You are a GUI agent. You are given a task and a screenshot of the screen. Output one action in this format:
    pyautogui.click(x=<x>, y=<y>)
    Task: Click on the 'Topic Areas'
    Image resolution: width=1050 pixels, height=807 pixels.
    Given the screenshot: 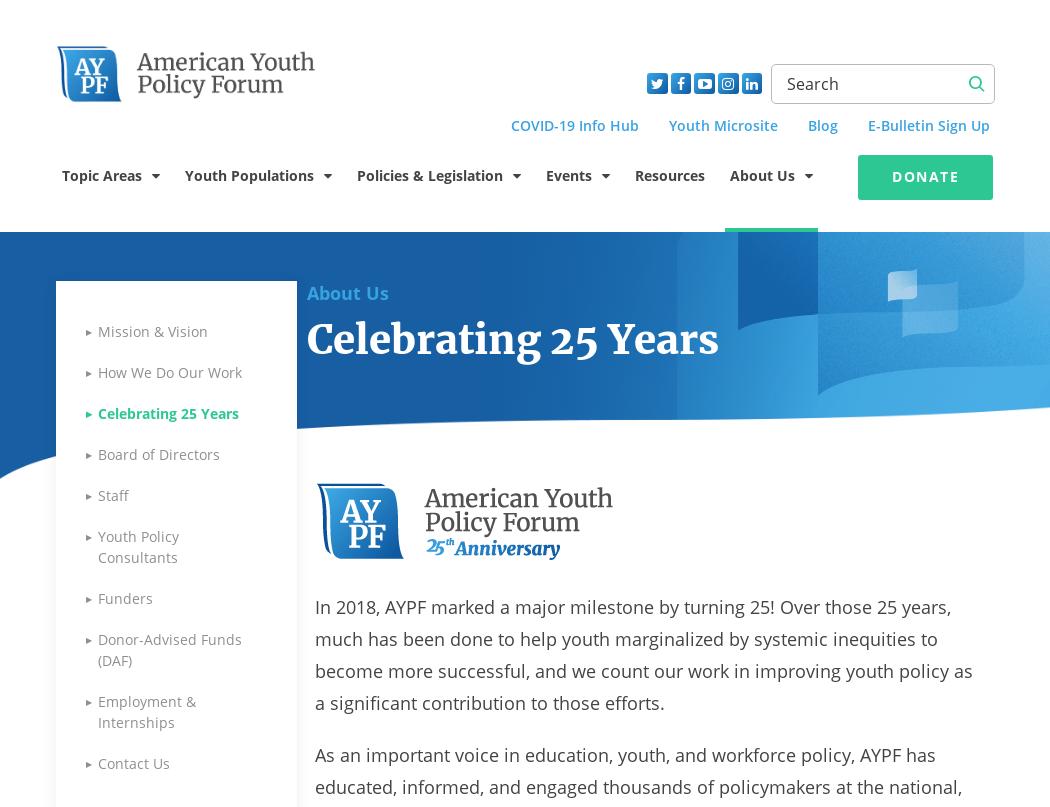 What is the action you would take?
    pyautogui.click(x=101, y=175)
    